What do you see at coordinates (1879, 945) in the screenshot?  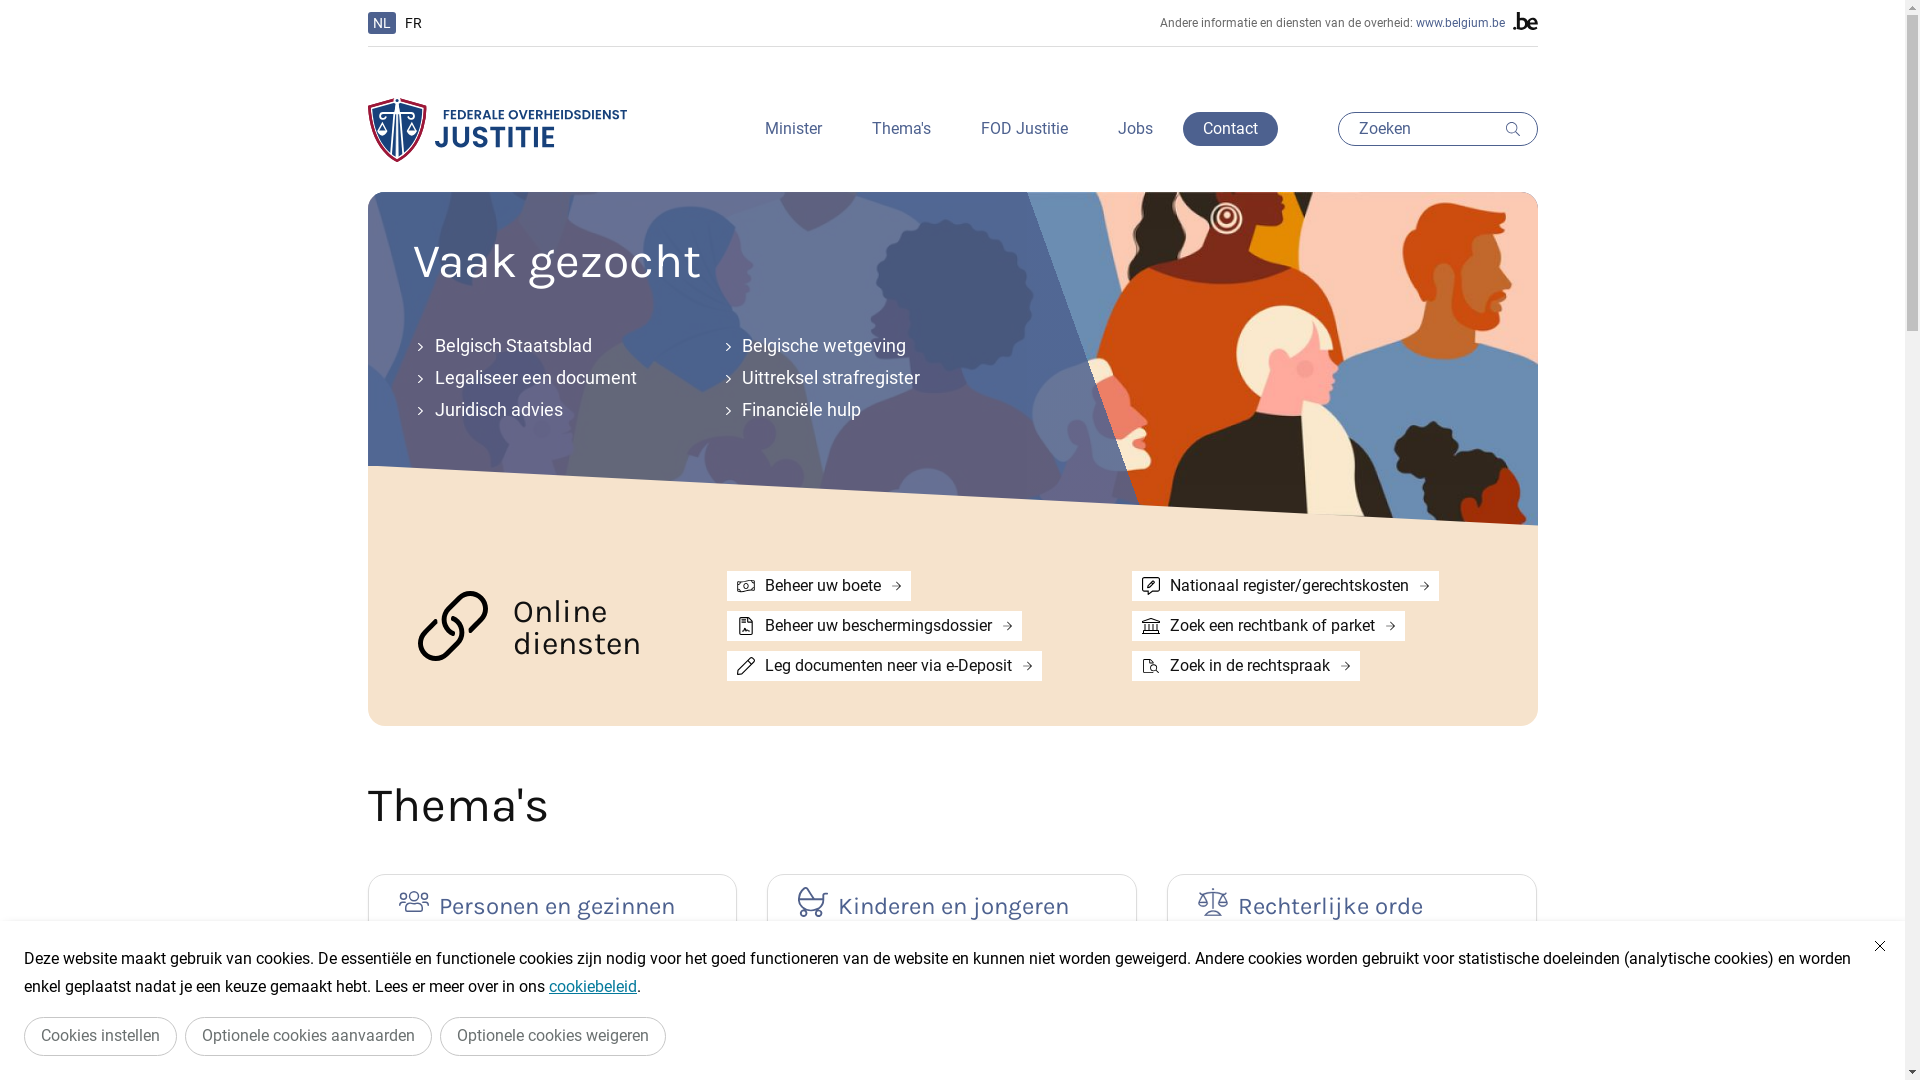 I see `'Sluiten'` at bounding box center [1879, 945].